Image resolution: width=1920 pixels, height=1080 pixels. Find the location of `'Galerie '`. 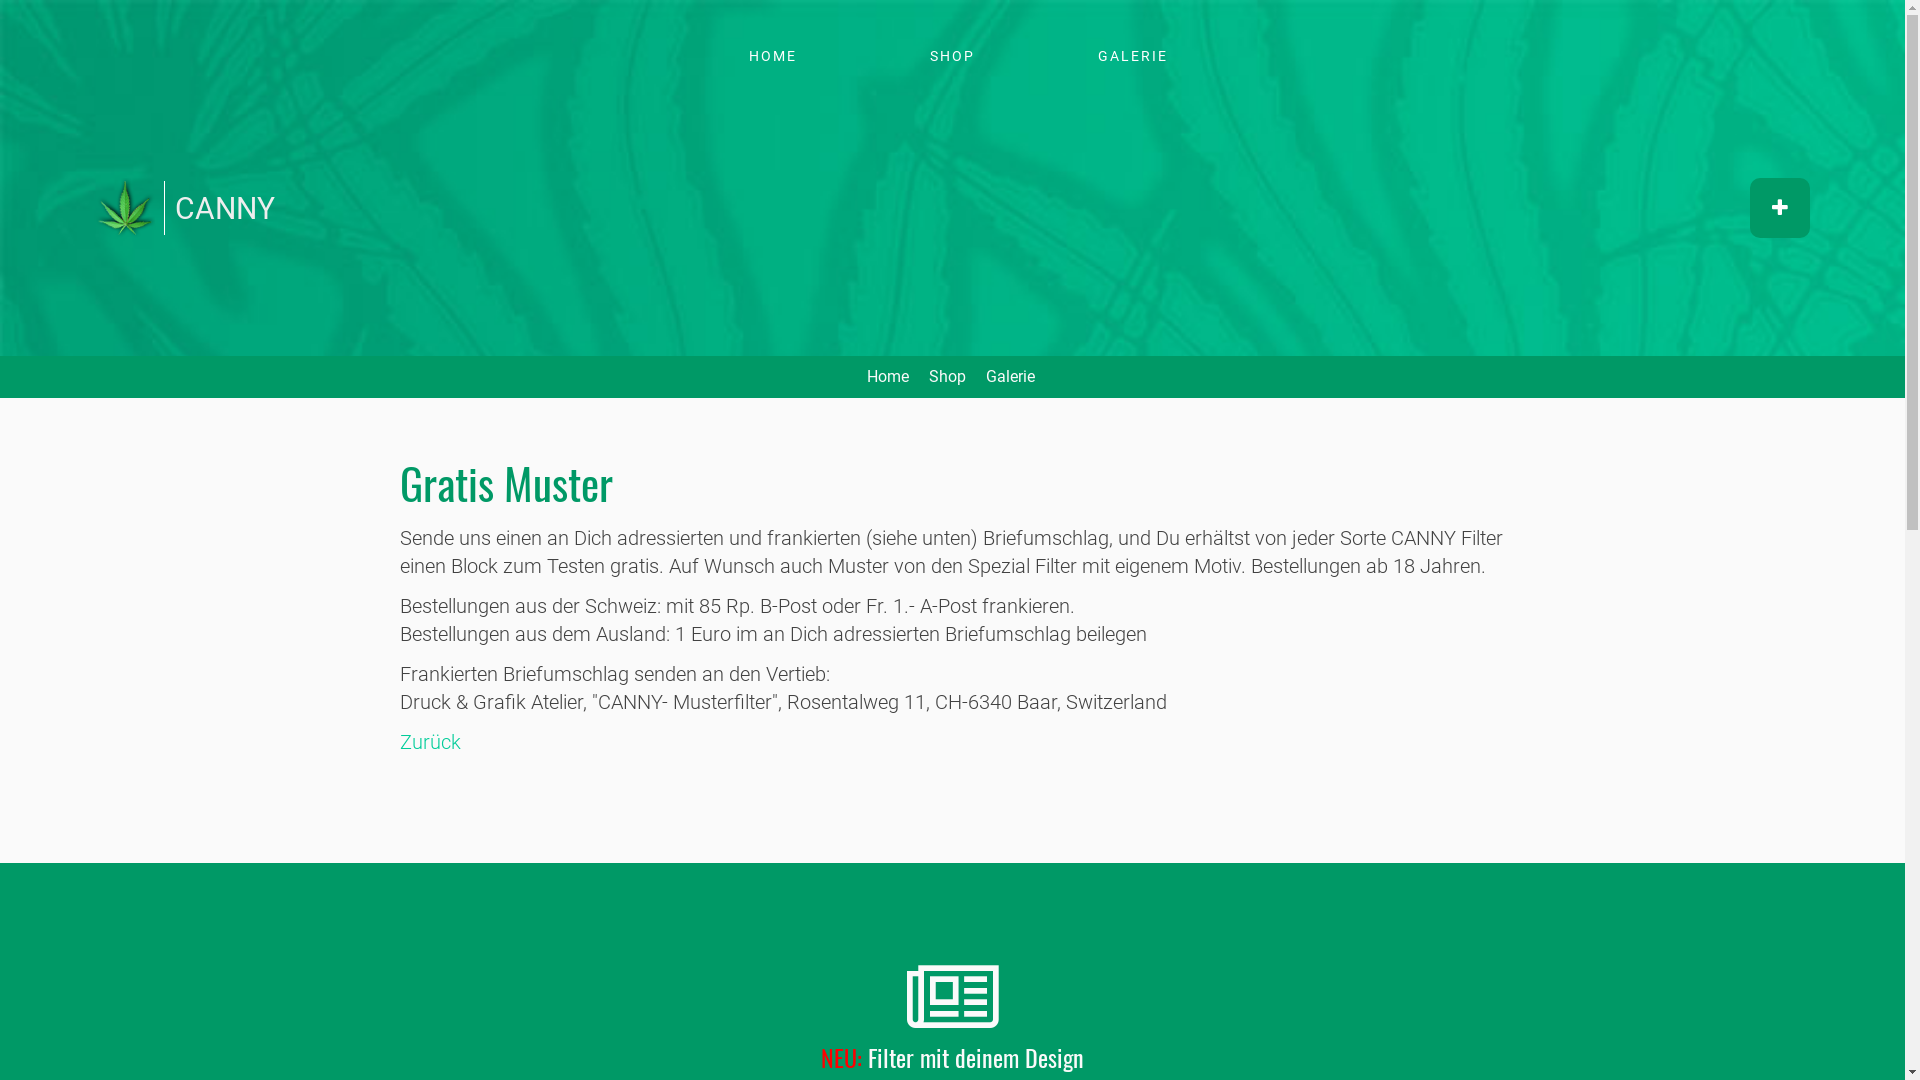

'Galerie ' is located at coordinates (1012, 376).